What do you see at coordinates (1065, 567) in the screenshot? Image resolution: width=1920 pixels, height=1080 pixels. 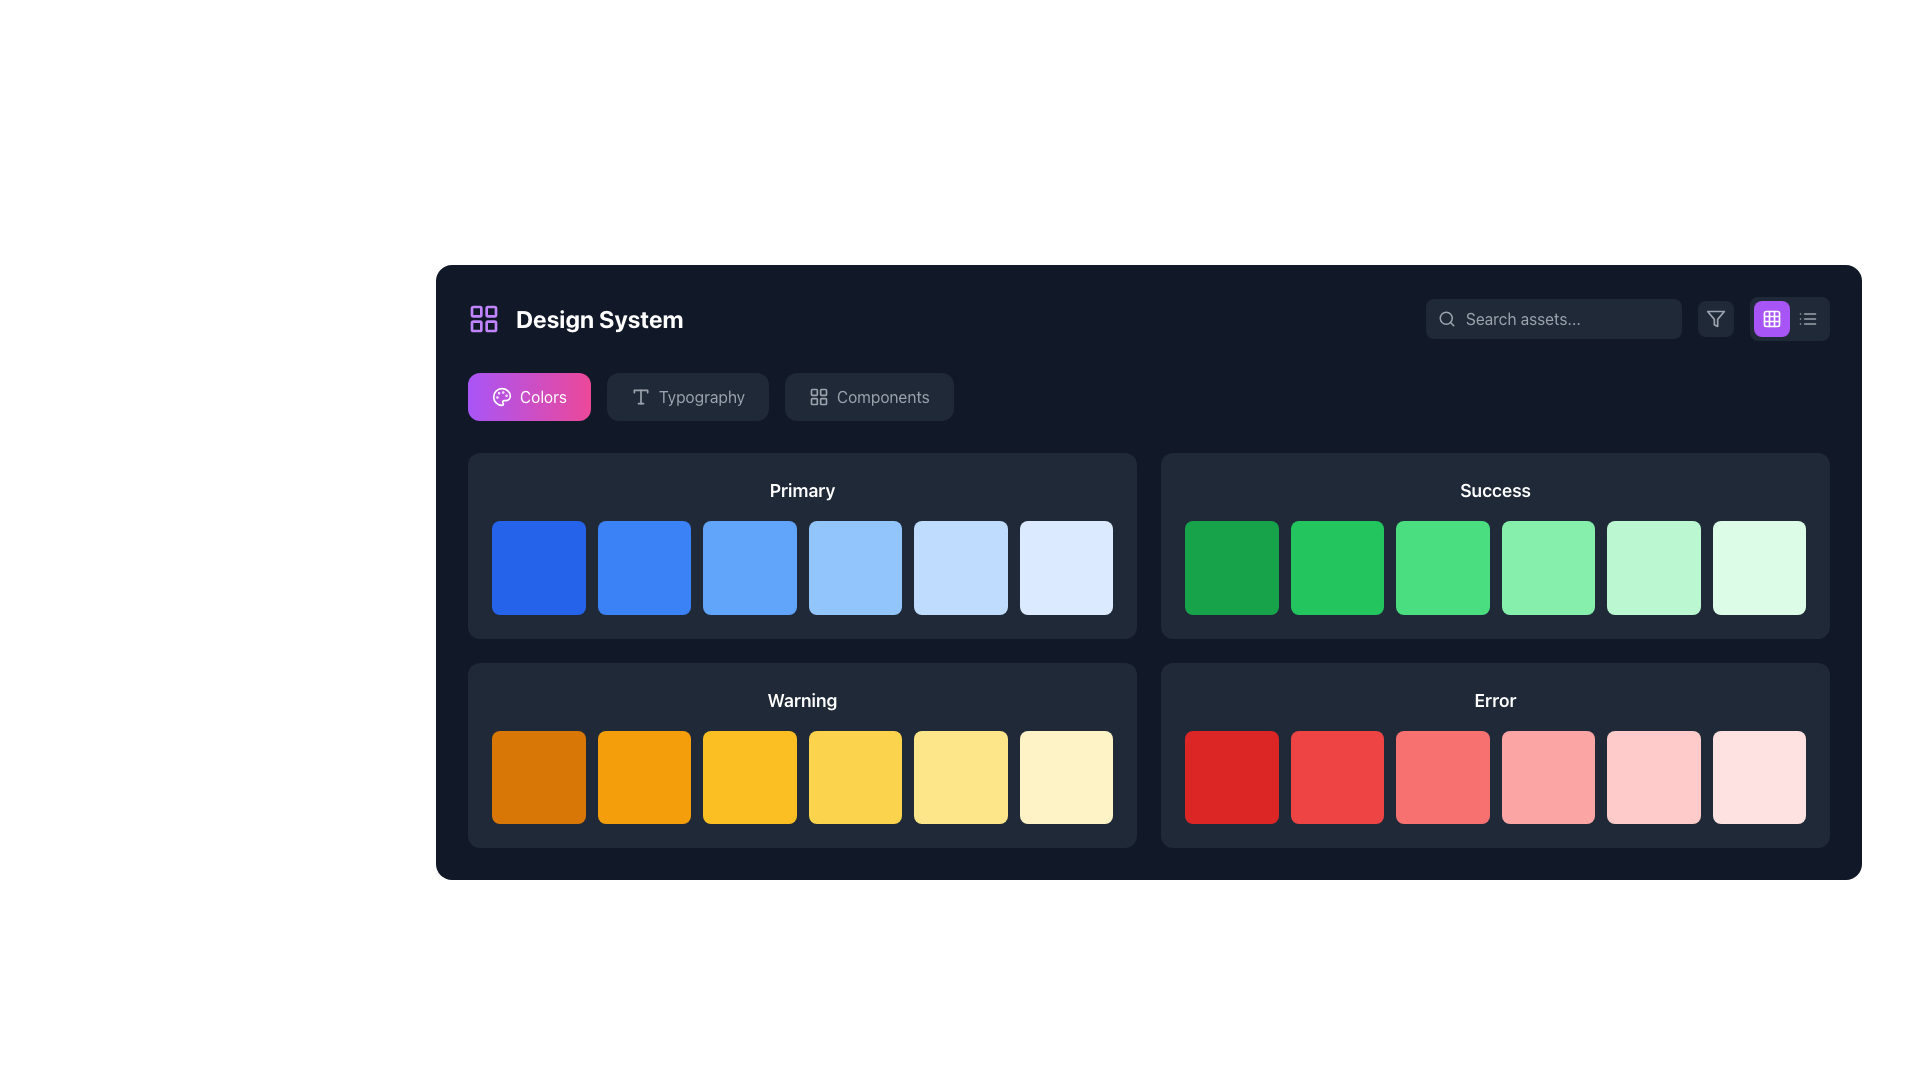 I see `on the sixth light blue interactive color tile in the bottom-right corner of the 'Primary' section` at bounding box center [1065, 567].